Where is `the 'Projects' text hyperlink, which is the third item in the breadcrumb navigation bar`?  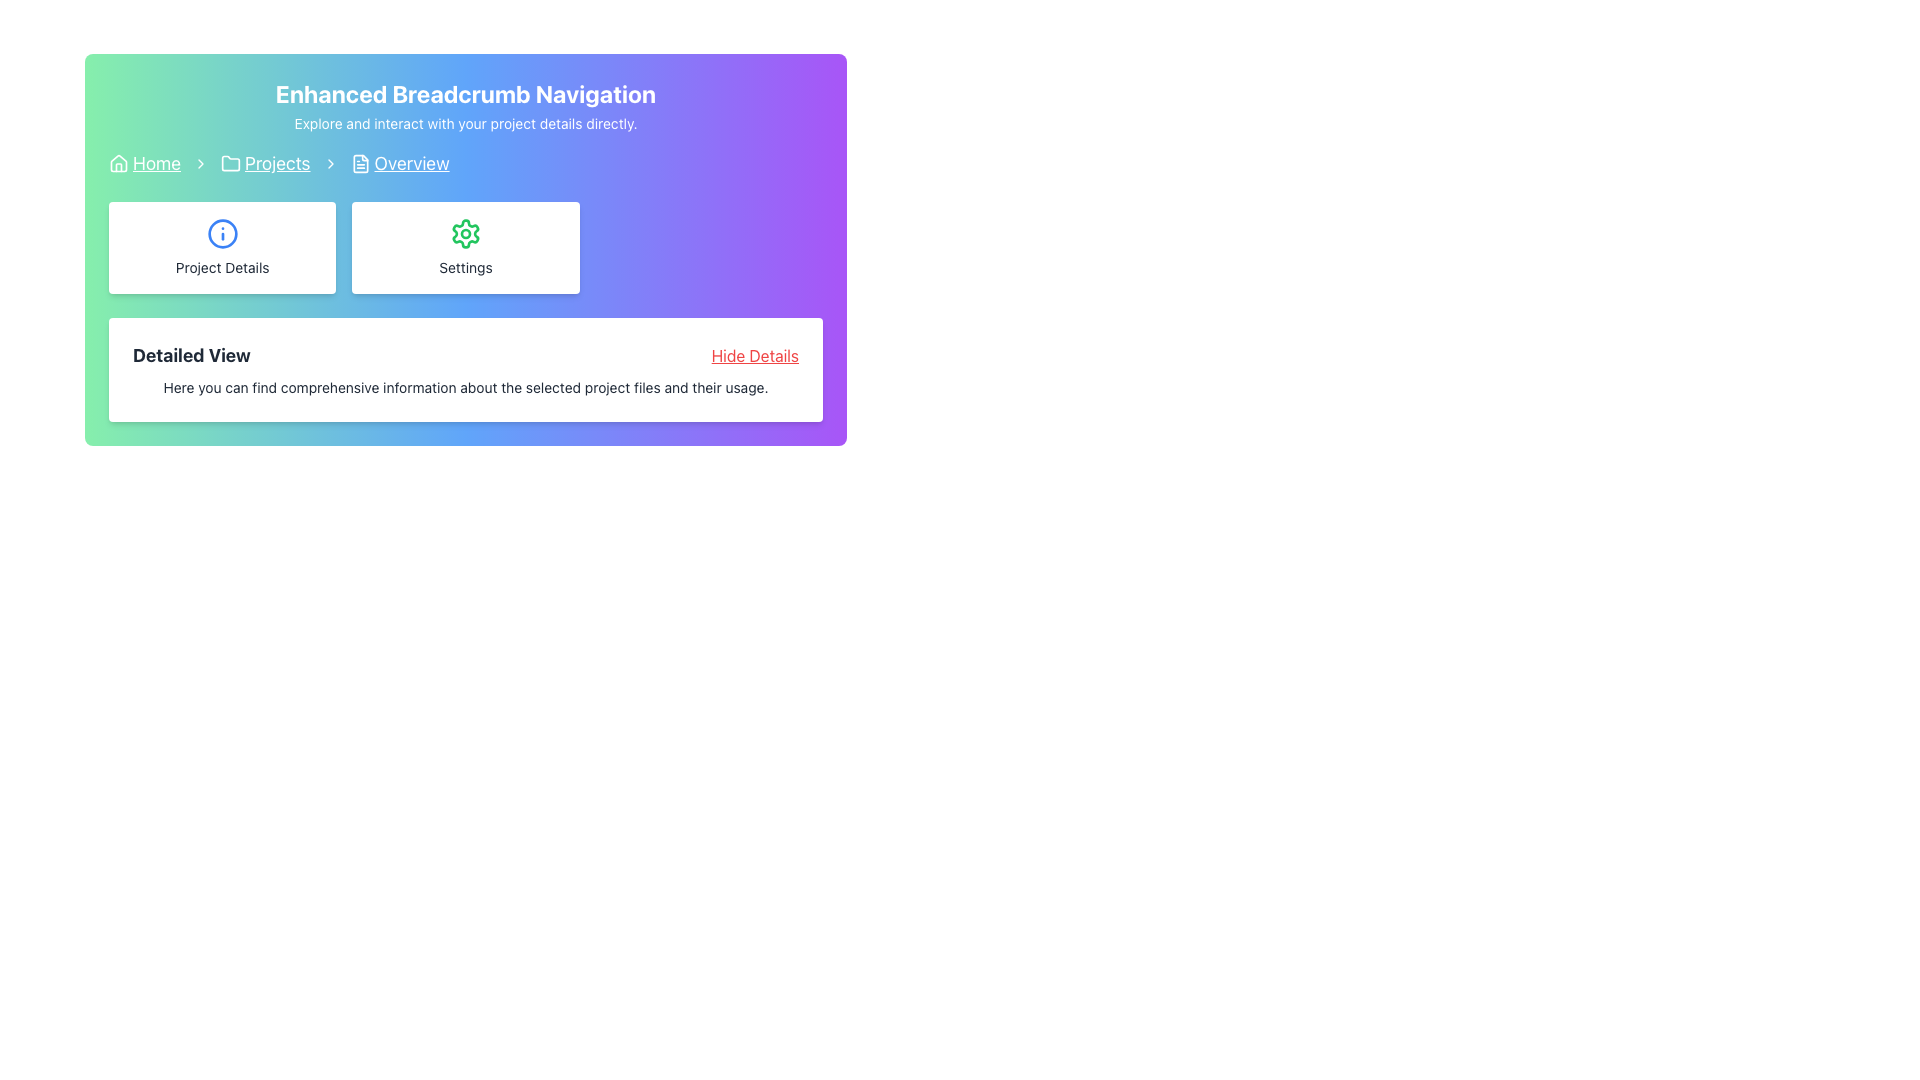
the 'Projects' text hyperlink, which is the third item in the breadcrumb navigation bar is located at coordinates (276, 163).